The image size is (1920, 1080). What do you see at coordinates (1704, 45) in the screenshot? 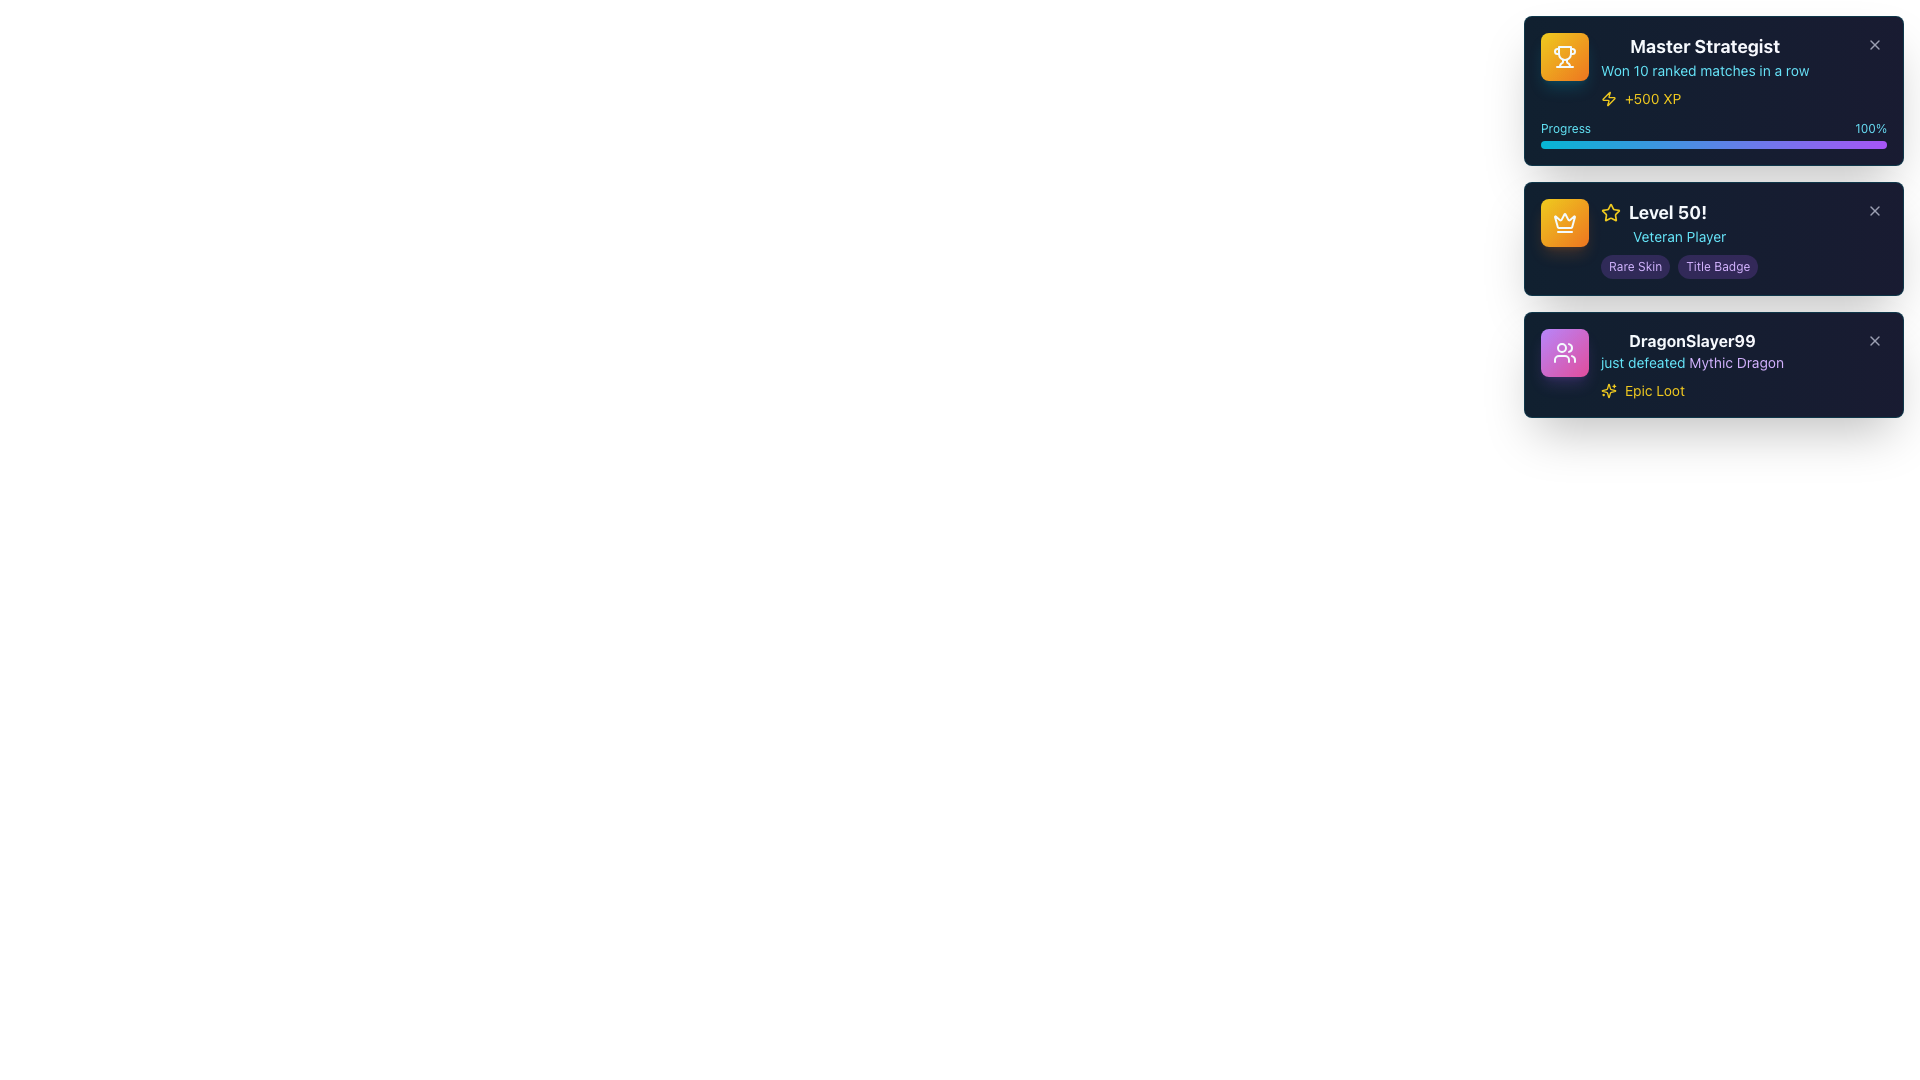
I see `the static text label element styled as a heading, which serves as the title for an achievement card positioned at the top-left corner of the card` at bounding box center [1704, 45].